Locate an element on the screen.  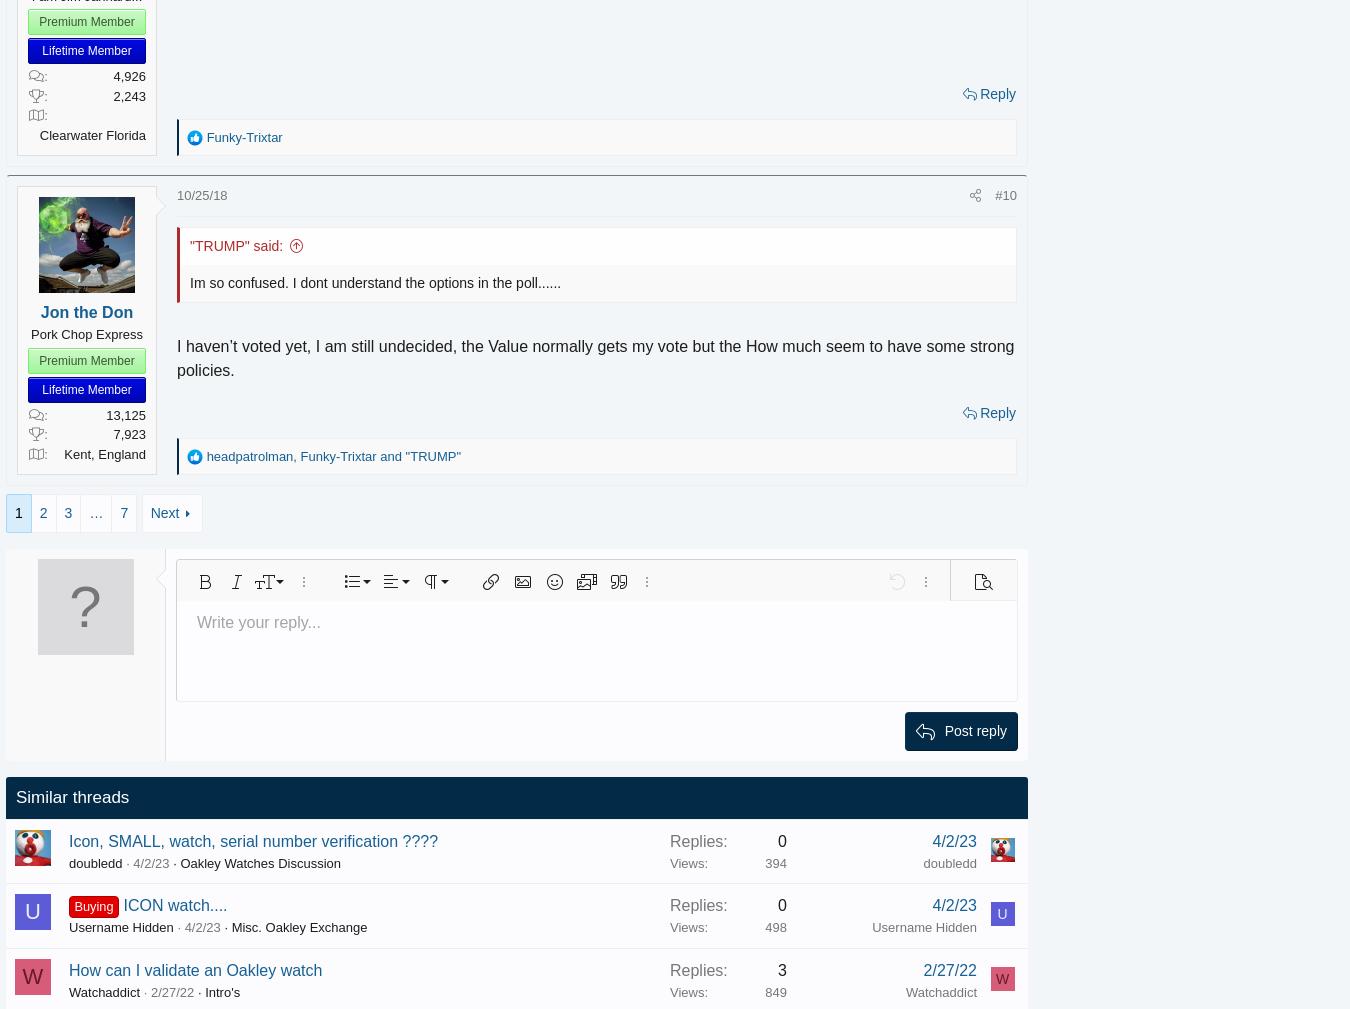
',' is located at coordinates (324, 454).